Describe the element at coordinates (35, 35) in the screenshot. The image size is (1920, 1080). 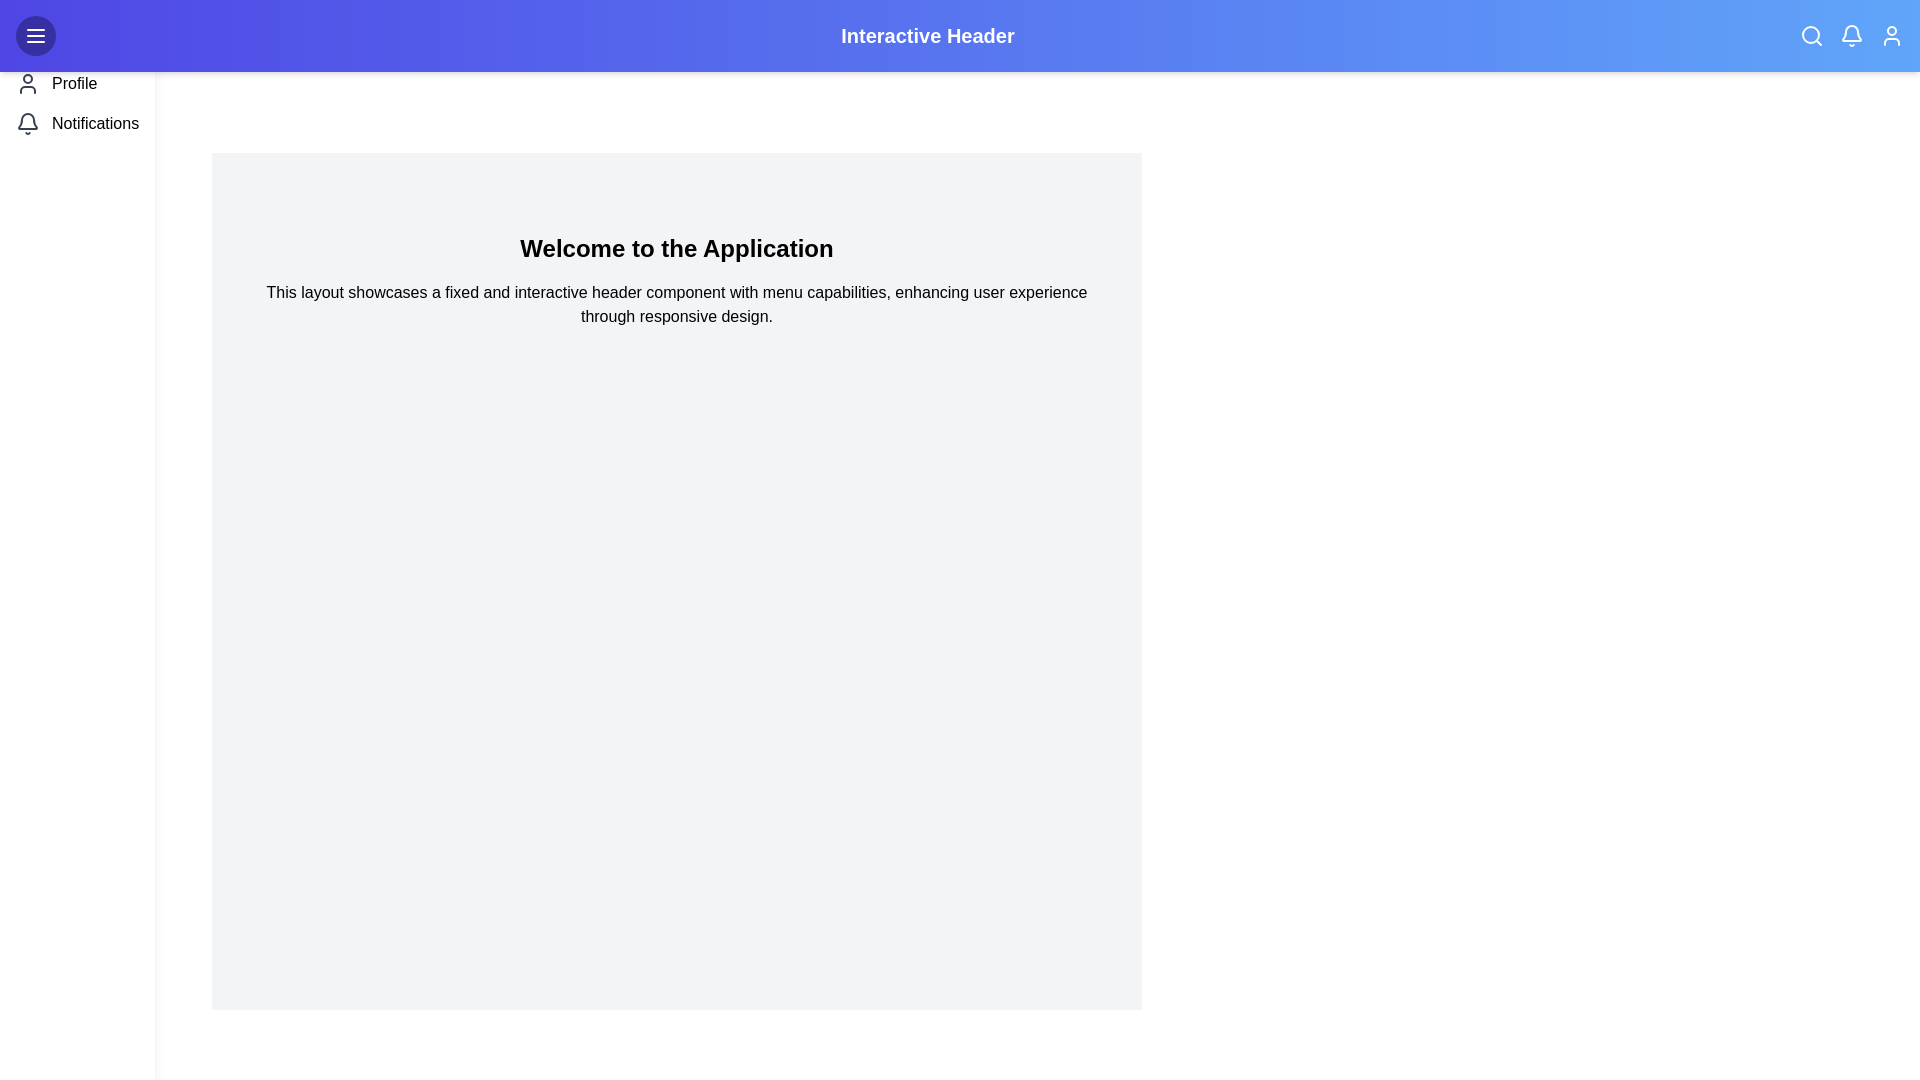
I see `the menu toggle button located at the top-left corner of the interface` at that location.